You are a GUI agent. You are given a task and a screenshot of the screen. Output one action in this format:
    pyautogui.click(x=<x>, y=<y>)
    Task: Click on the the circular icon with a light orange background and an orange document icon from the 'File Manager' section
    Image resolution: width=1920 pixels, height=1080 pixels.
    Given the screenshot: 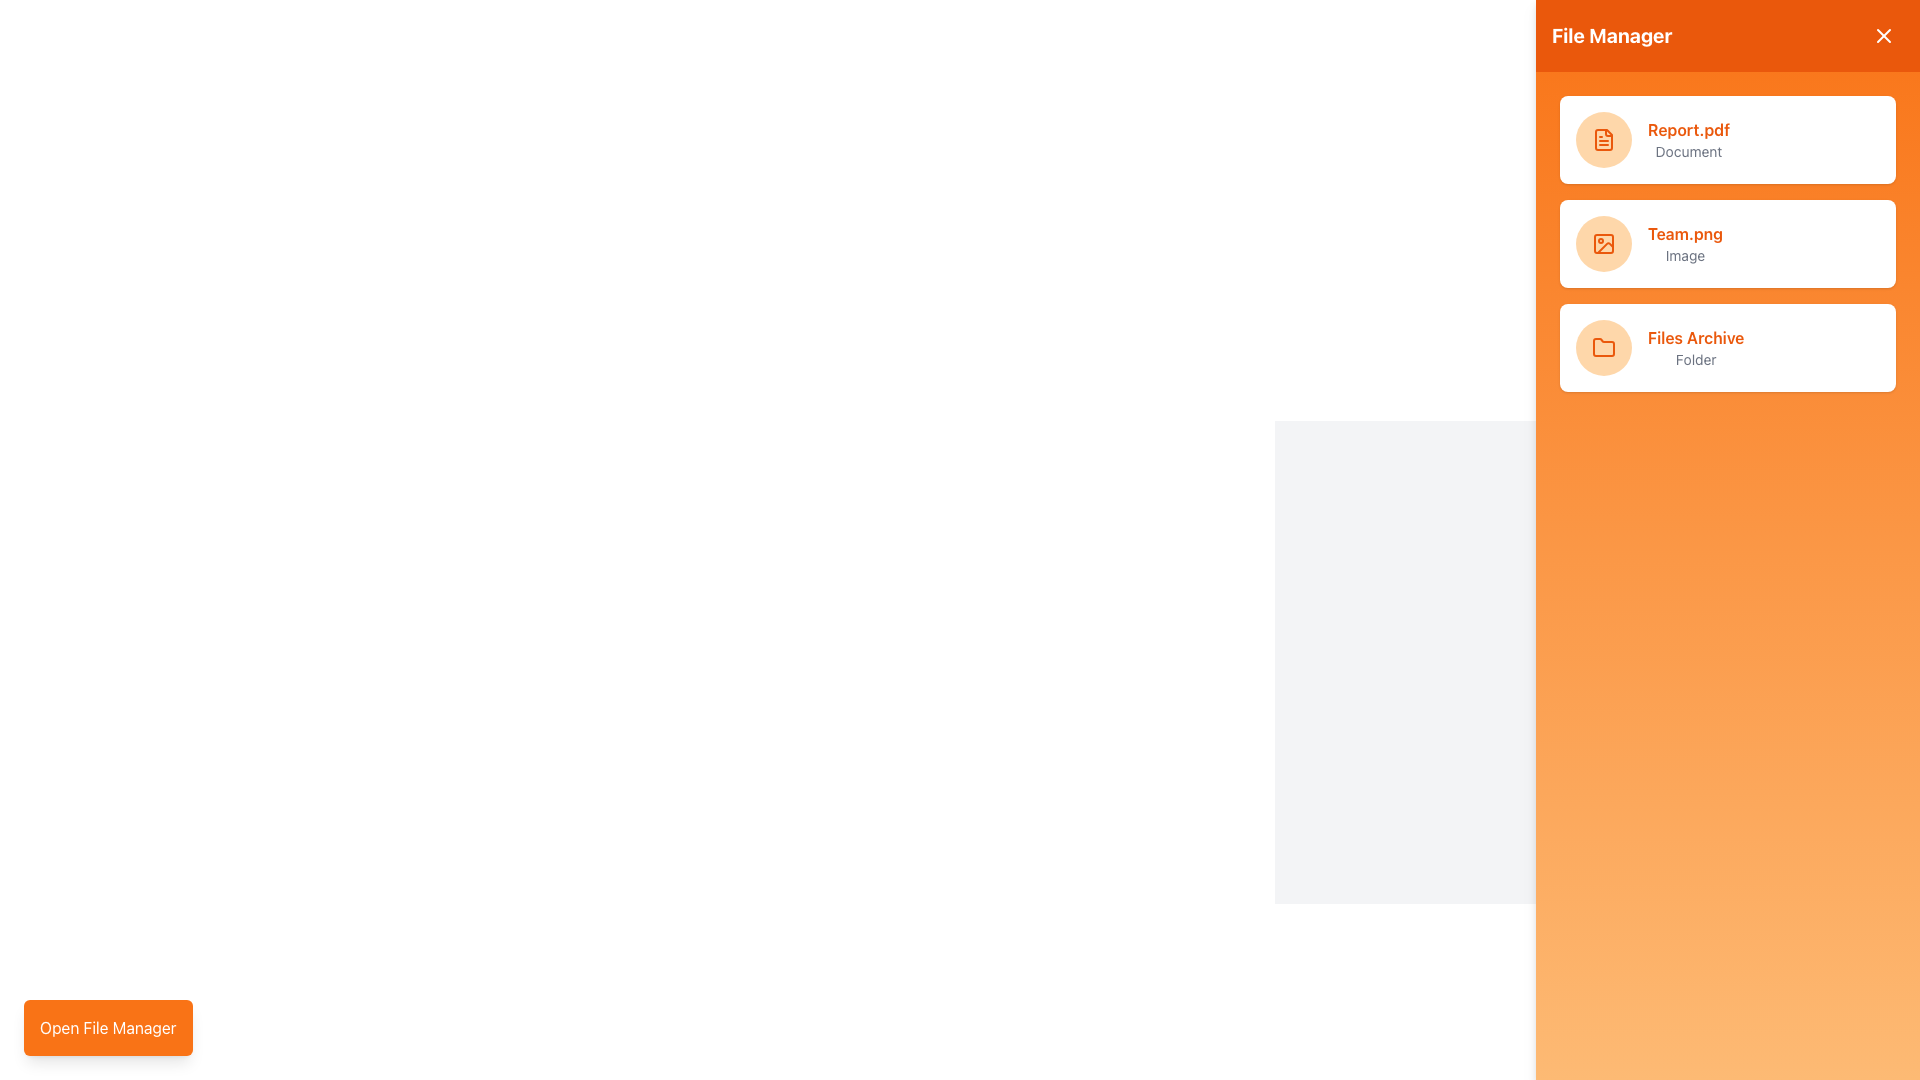 What is the action you would take?
    pyautogui.click(x=1603, y=138)
    